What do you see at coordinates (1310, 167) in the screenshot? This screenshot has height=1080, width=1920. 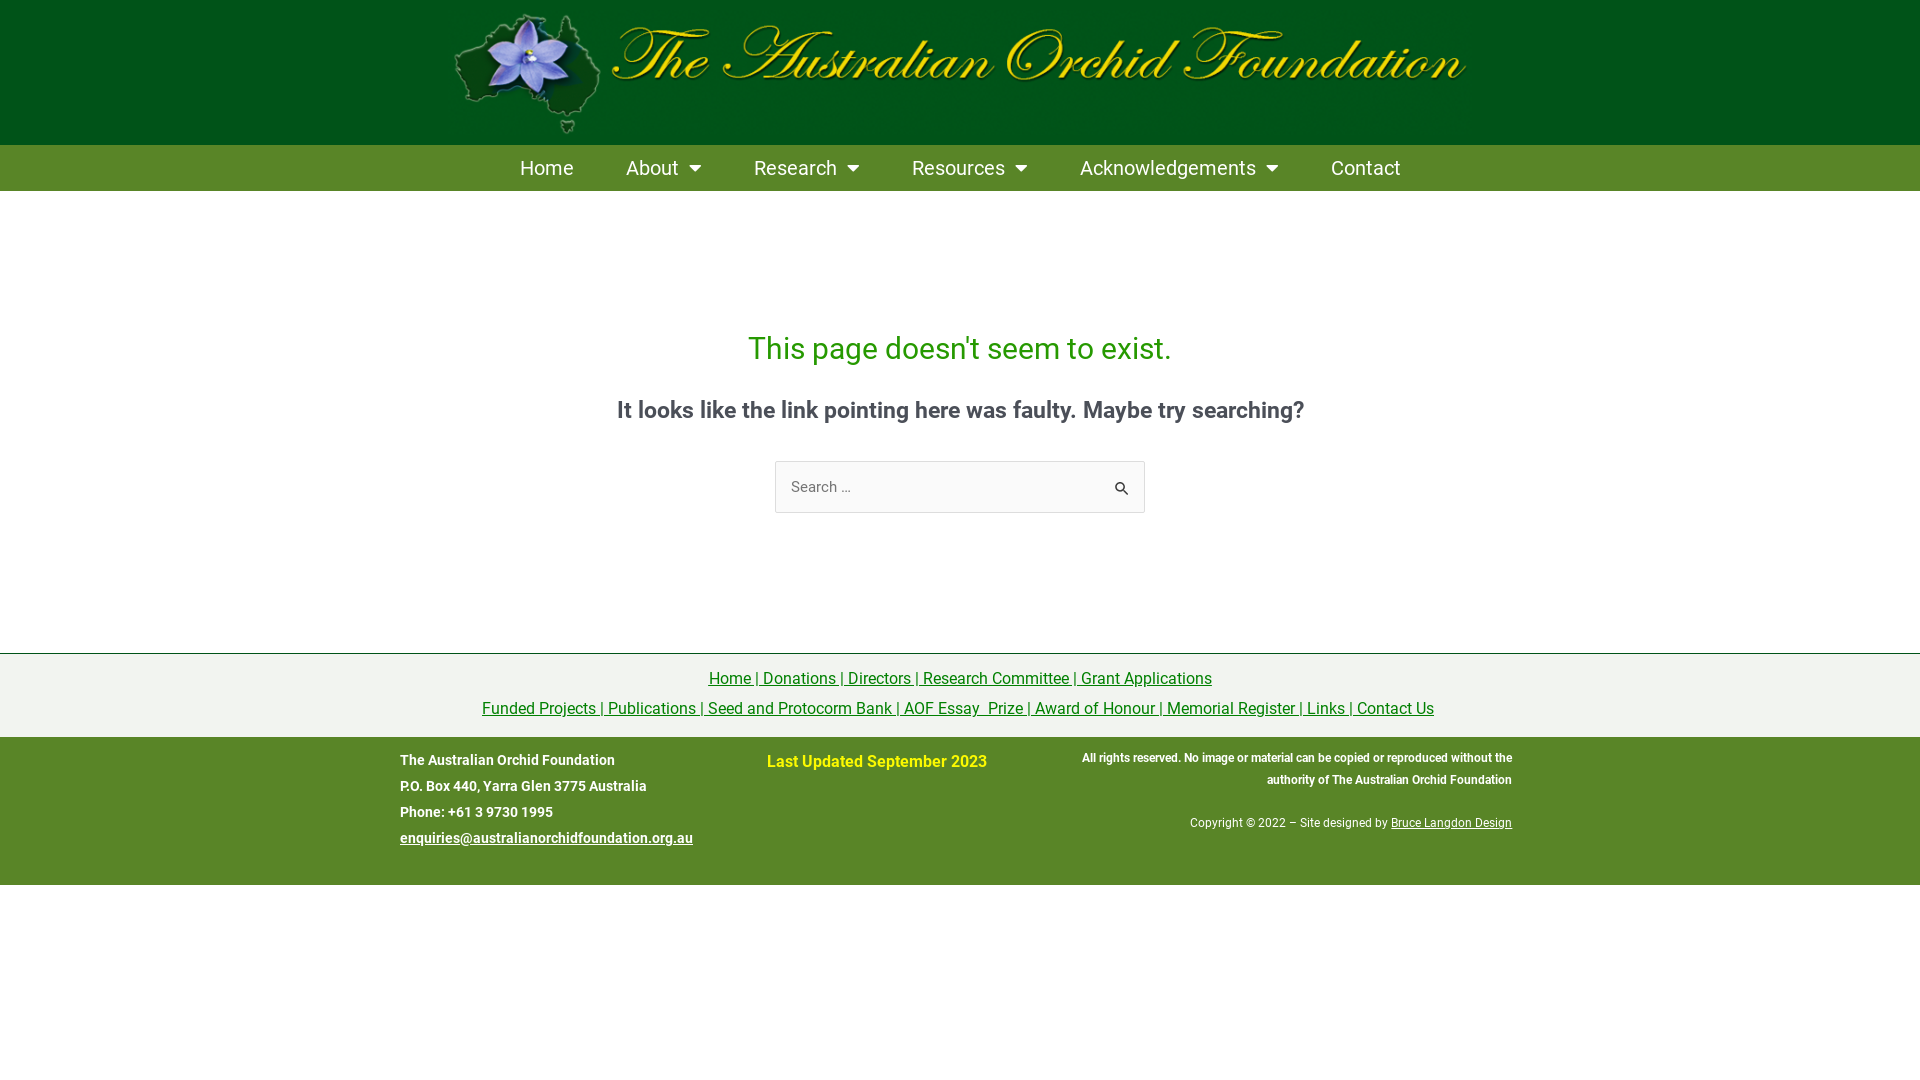 I see `'Contact'` at bounding box center [1310, 167].